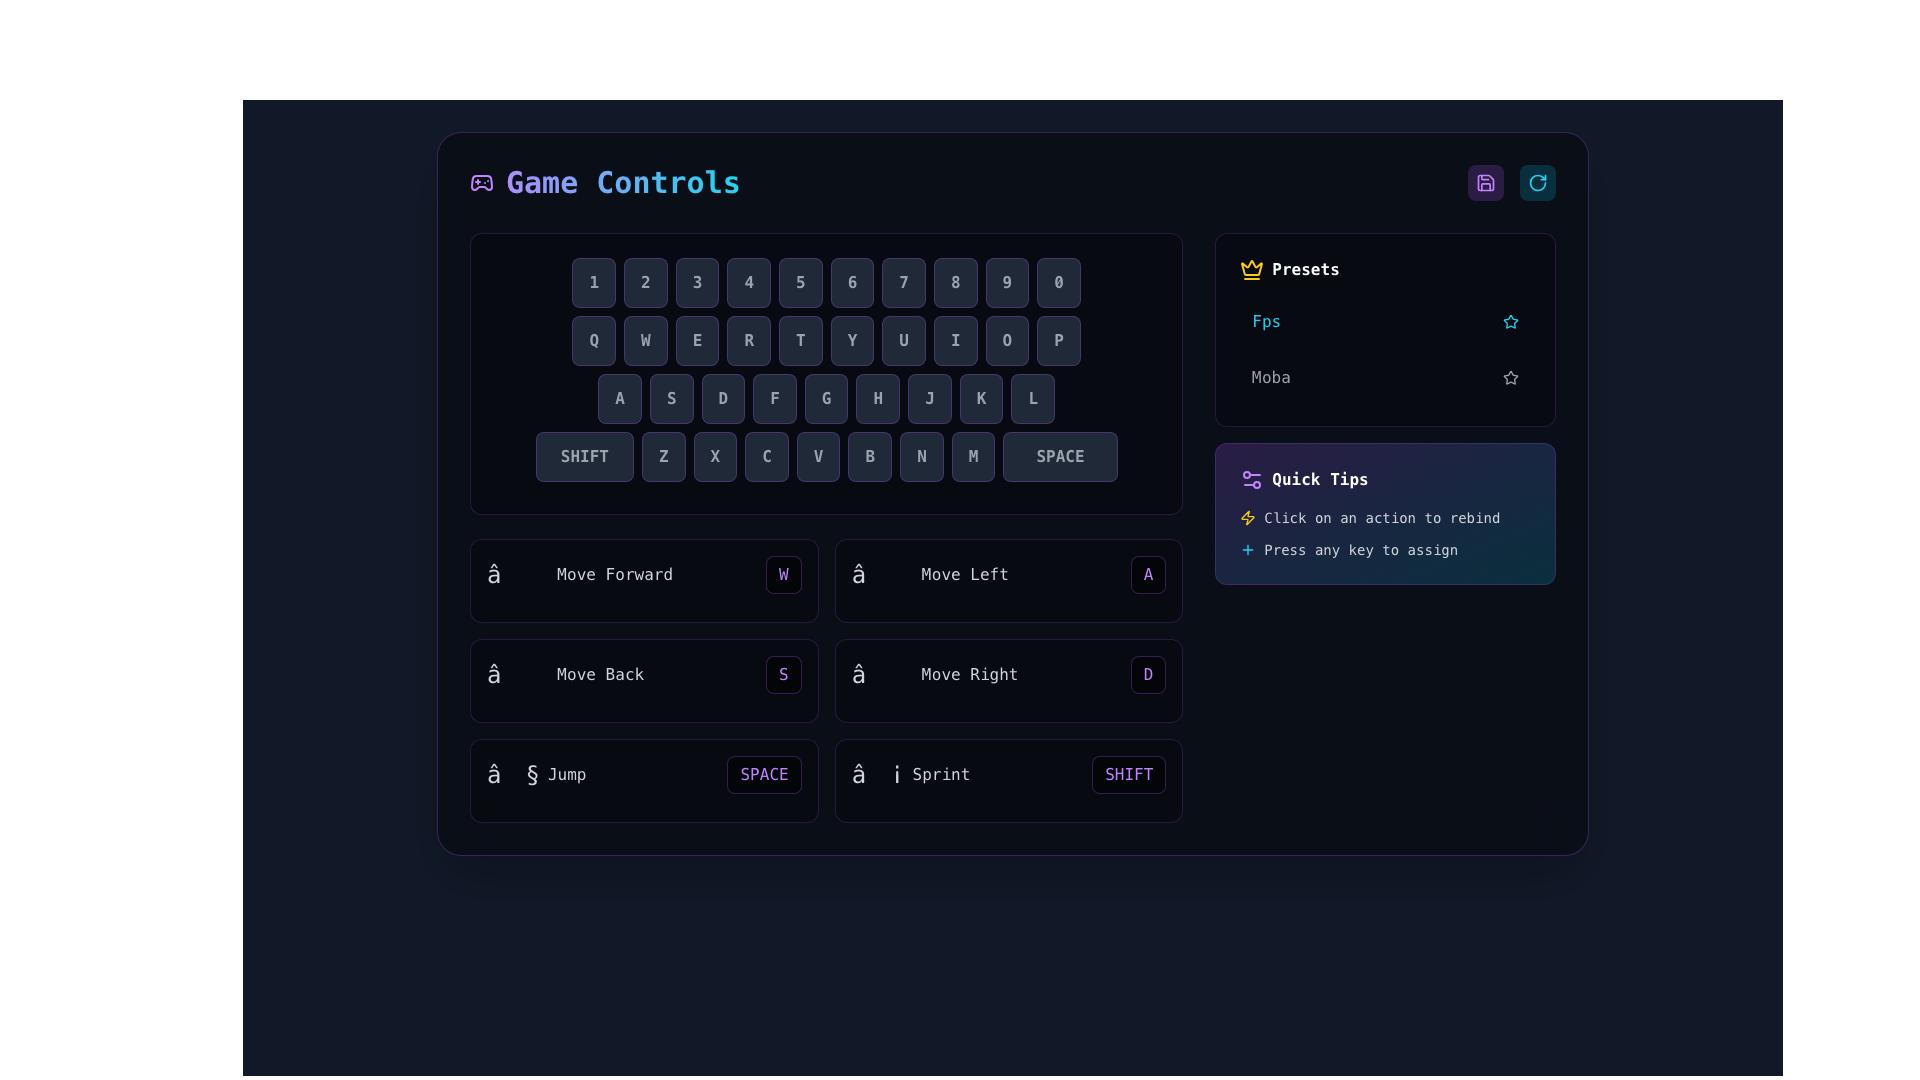 This screenshot has height=1080, width=1920. I want to click on the button labeled 'N', which is the seventh button in a horizontal row of keys on the virtual keyboard, styled with a dark background and light gray text, so click(920, 456).